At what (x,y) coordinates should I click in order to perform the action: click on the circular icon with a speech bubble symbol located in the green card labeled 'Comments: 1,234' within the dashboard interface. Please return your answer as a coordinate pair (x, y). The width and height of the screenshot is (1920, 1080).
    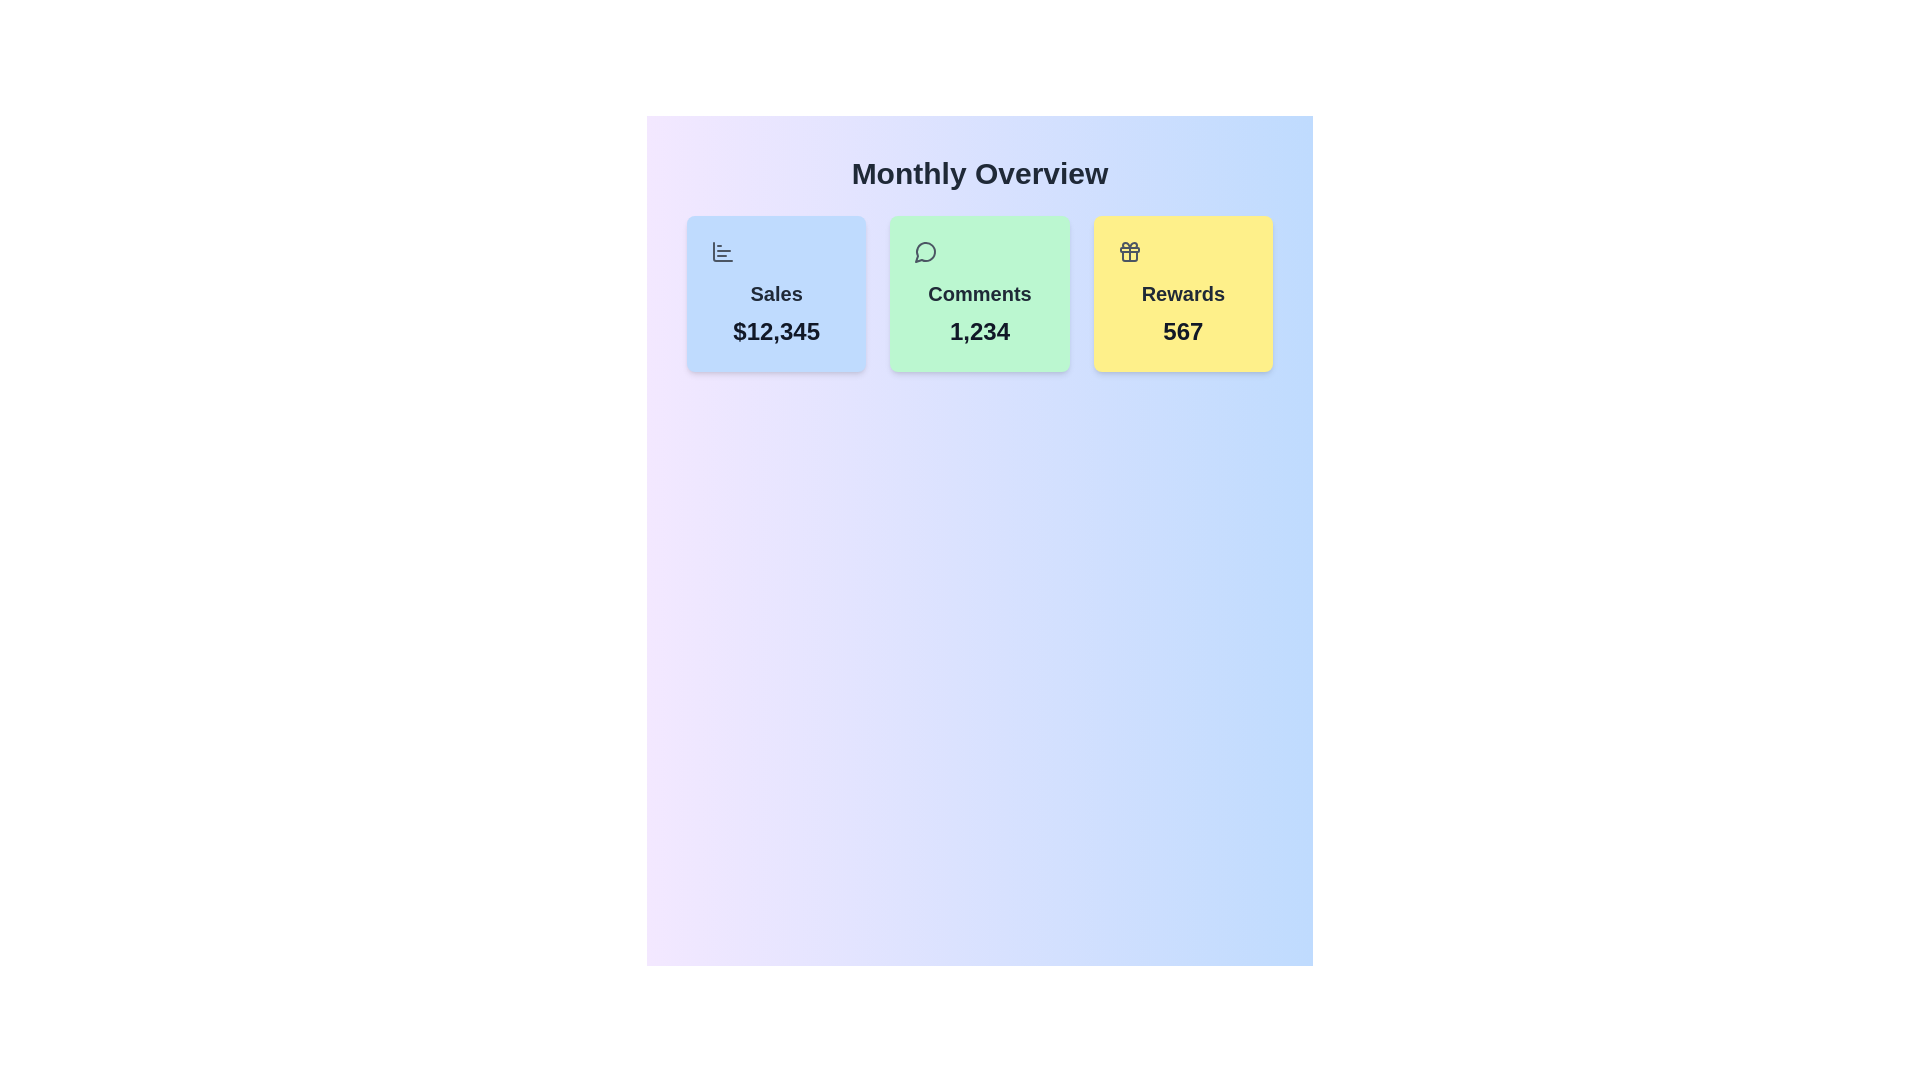
    Looking at the image, I should click on (924, 251).